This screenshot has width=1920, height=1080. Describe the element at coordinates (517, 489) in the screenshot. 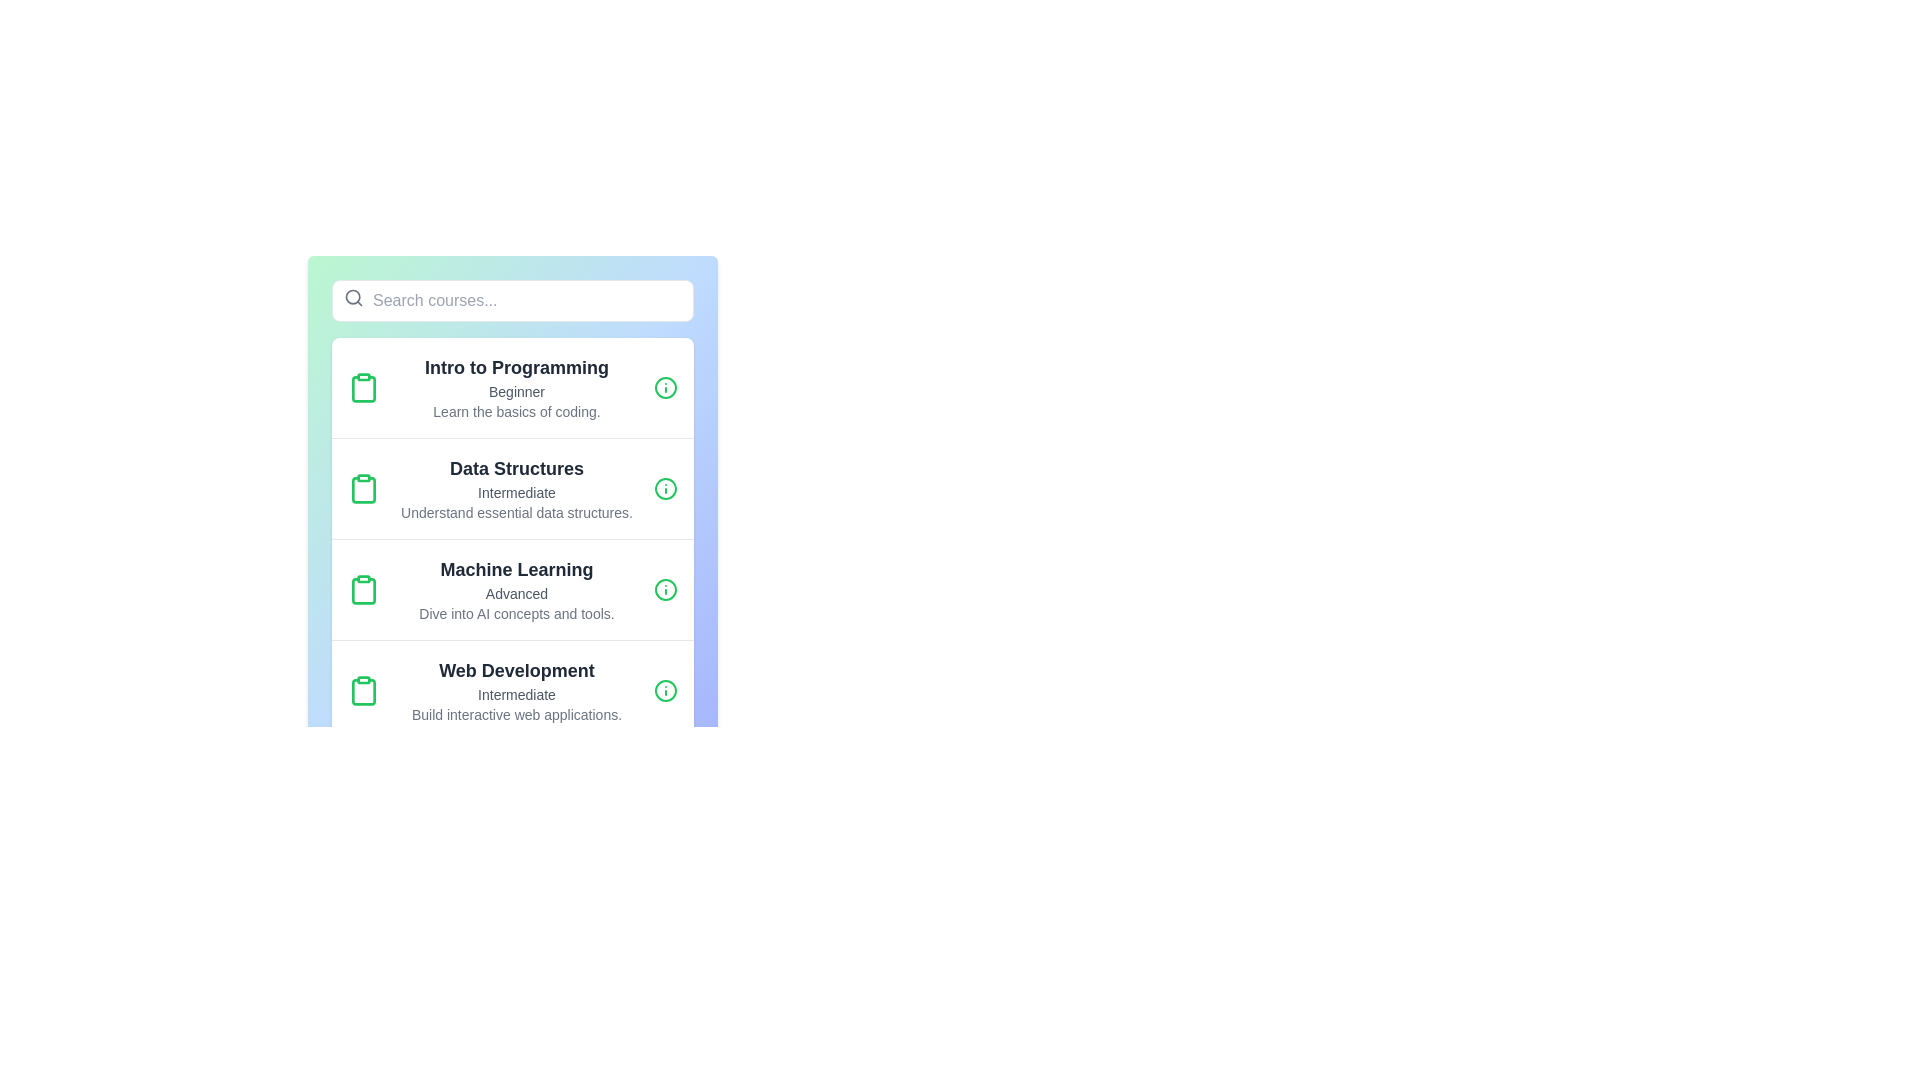

I see `the text block that describes the Data Structures course, located between the Intro to Programming and Machine Learning blocks in the vertical list` at that location.